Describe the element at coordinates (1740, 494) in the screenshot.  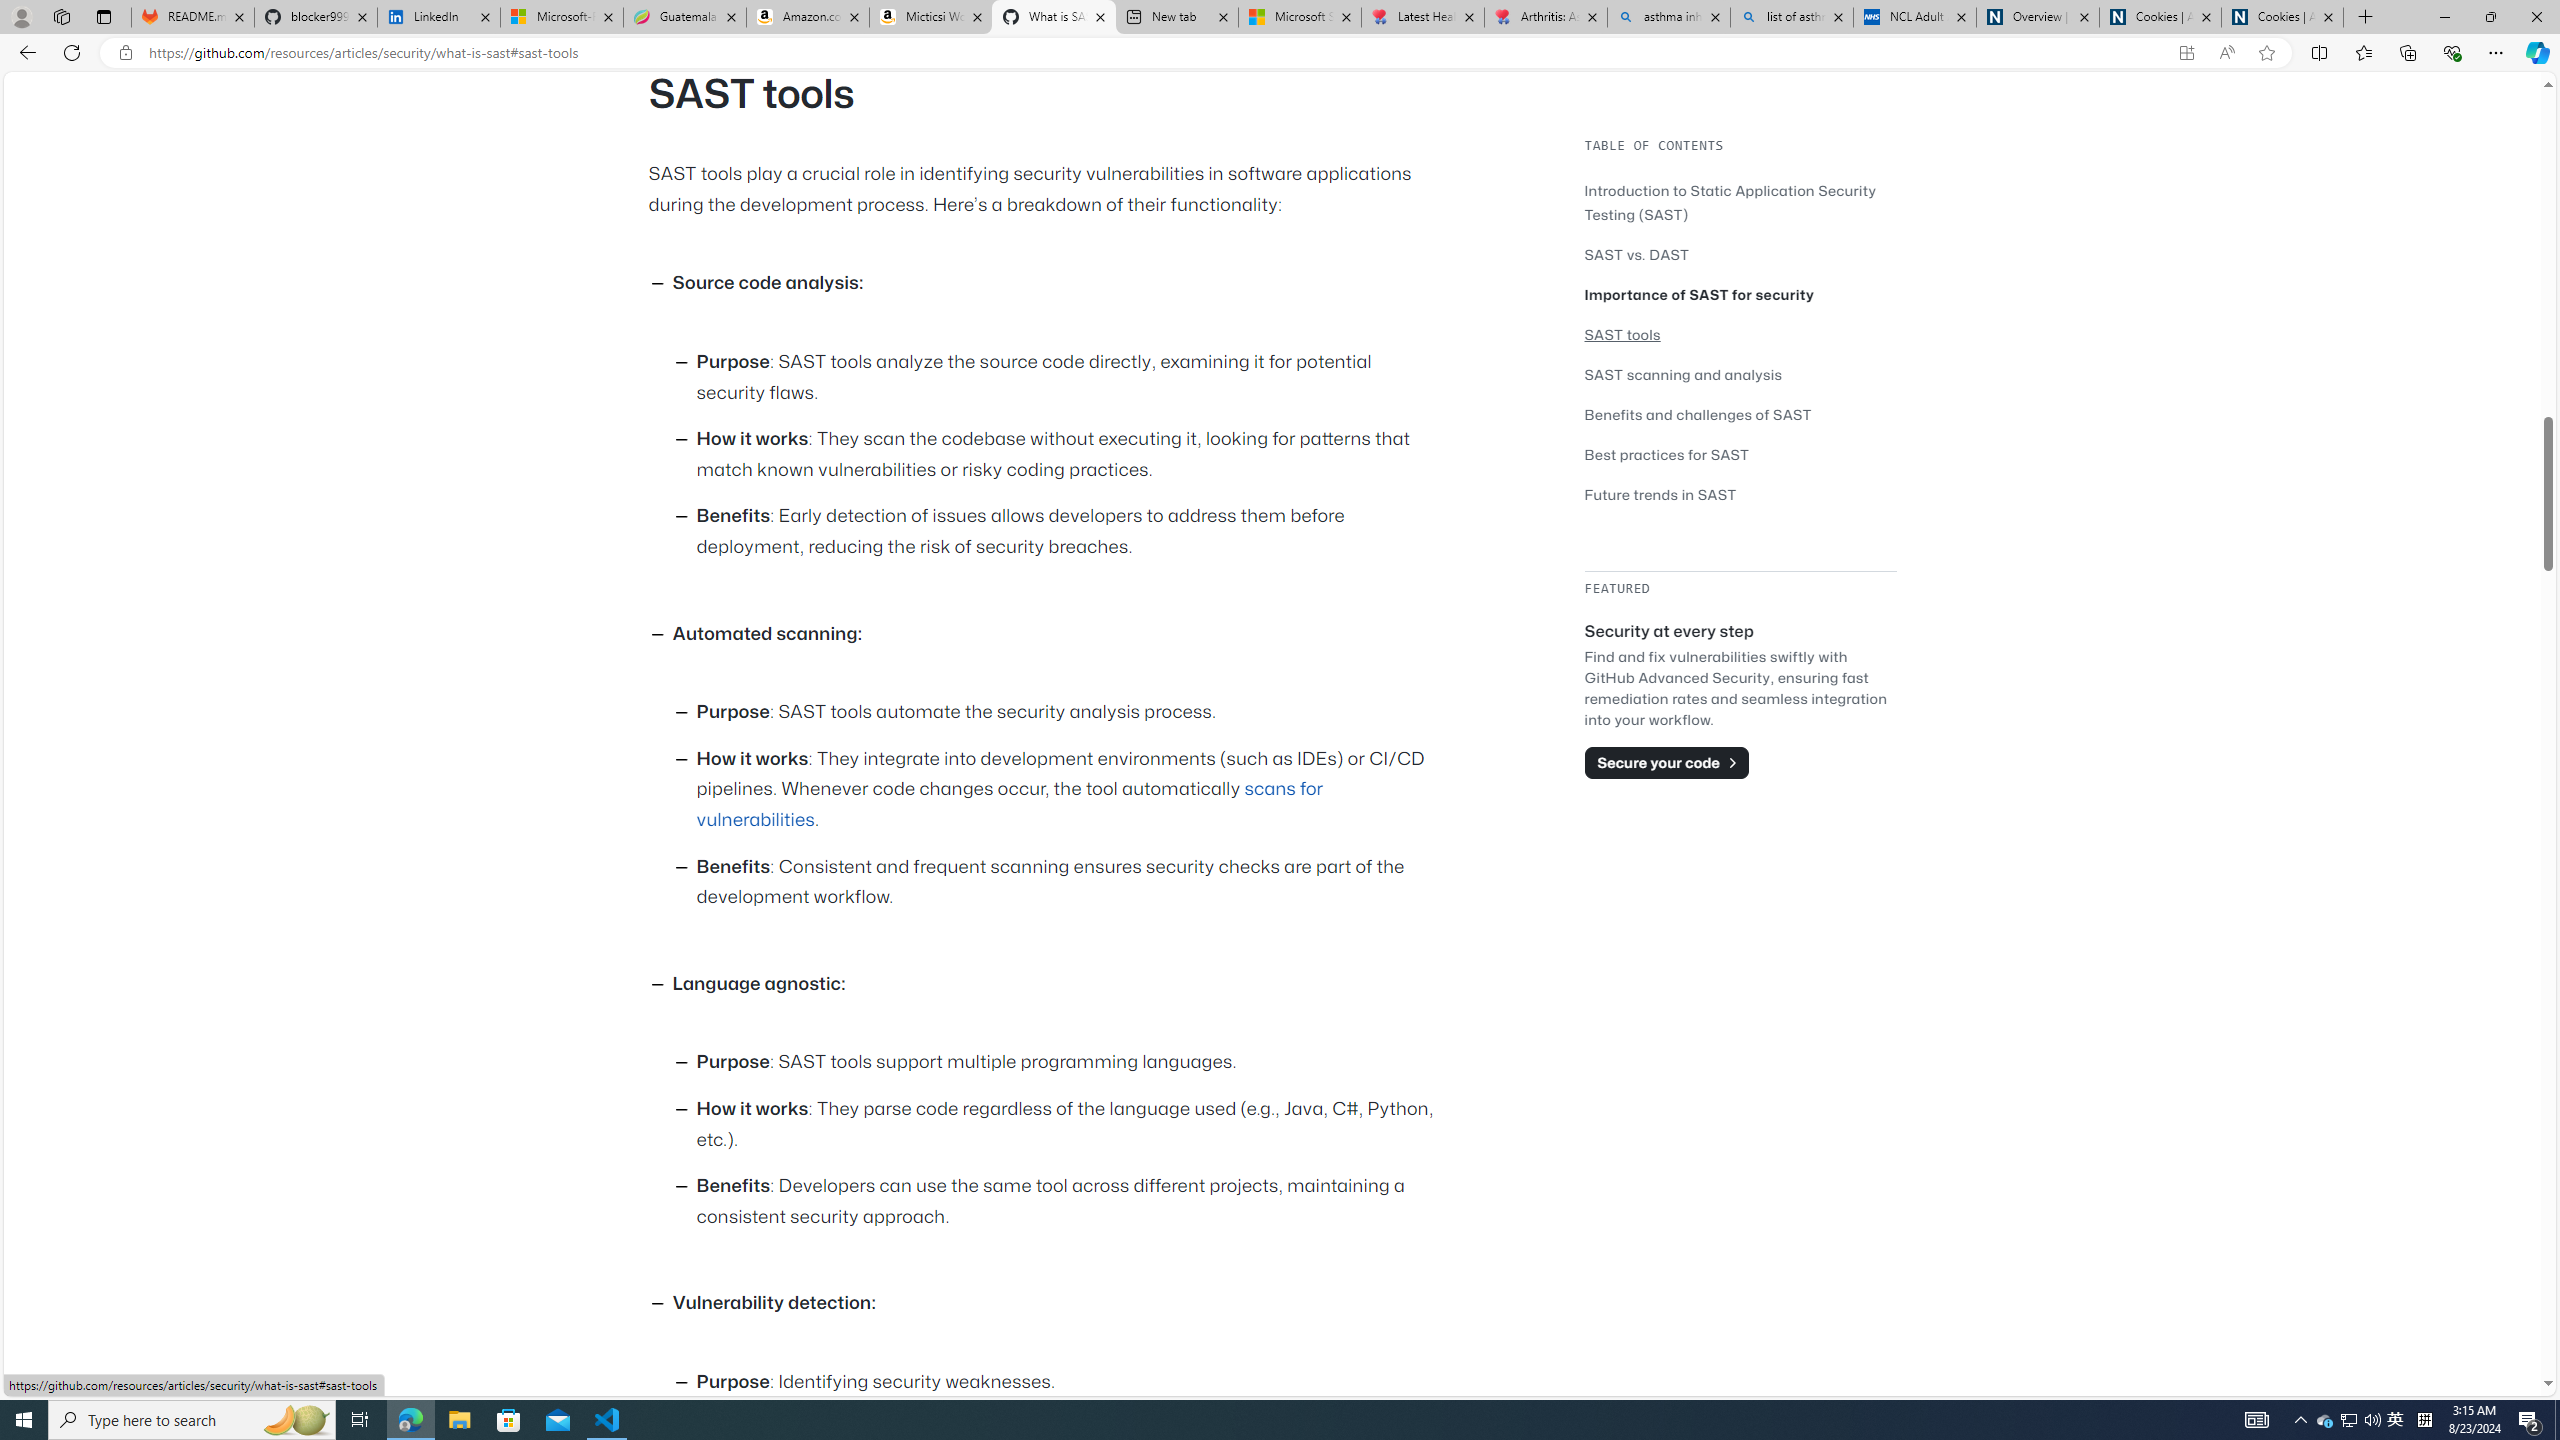
I see `'Future trends in SAST'` at that location.